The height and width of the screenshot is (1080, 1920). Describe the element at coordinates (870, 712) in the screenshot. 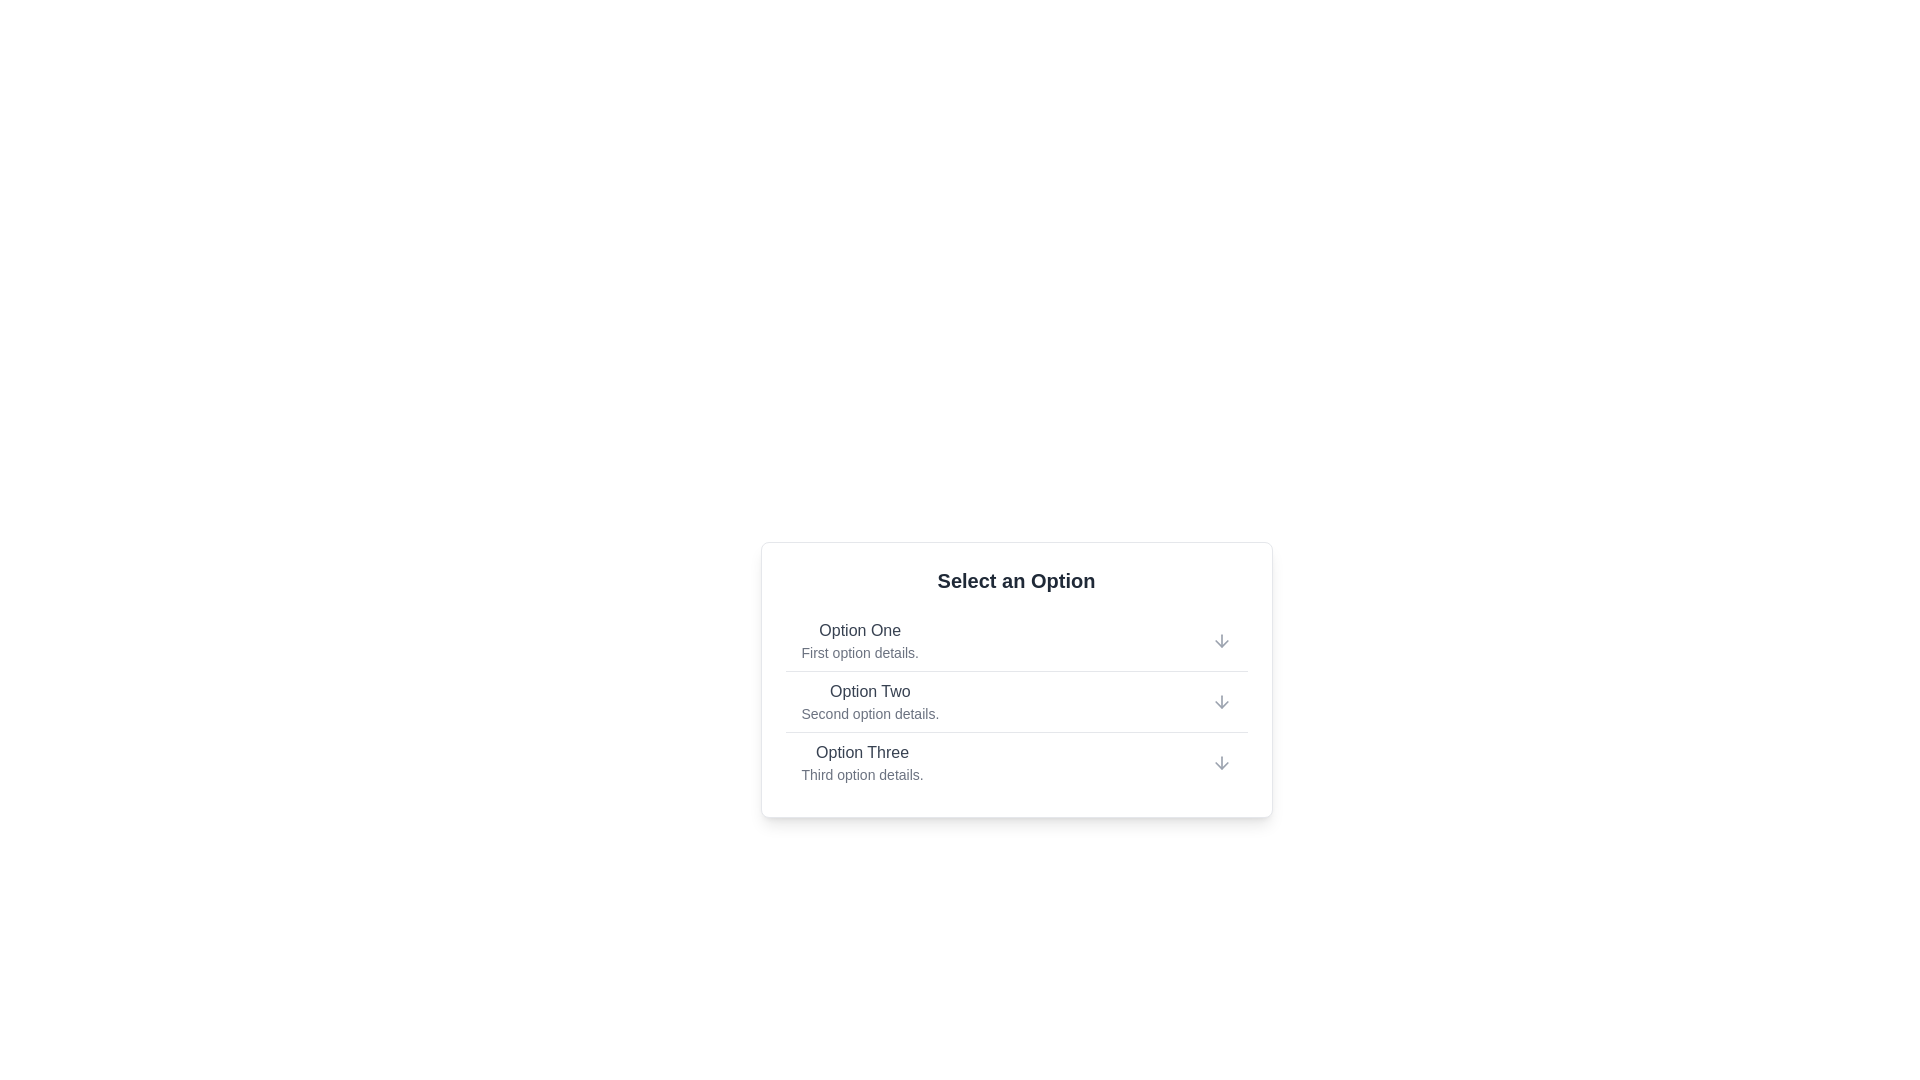

I see `the static text label providing additional descriptive information about 'Option Two', located below its heading and above a separator line` at that location.